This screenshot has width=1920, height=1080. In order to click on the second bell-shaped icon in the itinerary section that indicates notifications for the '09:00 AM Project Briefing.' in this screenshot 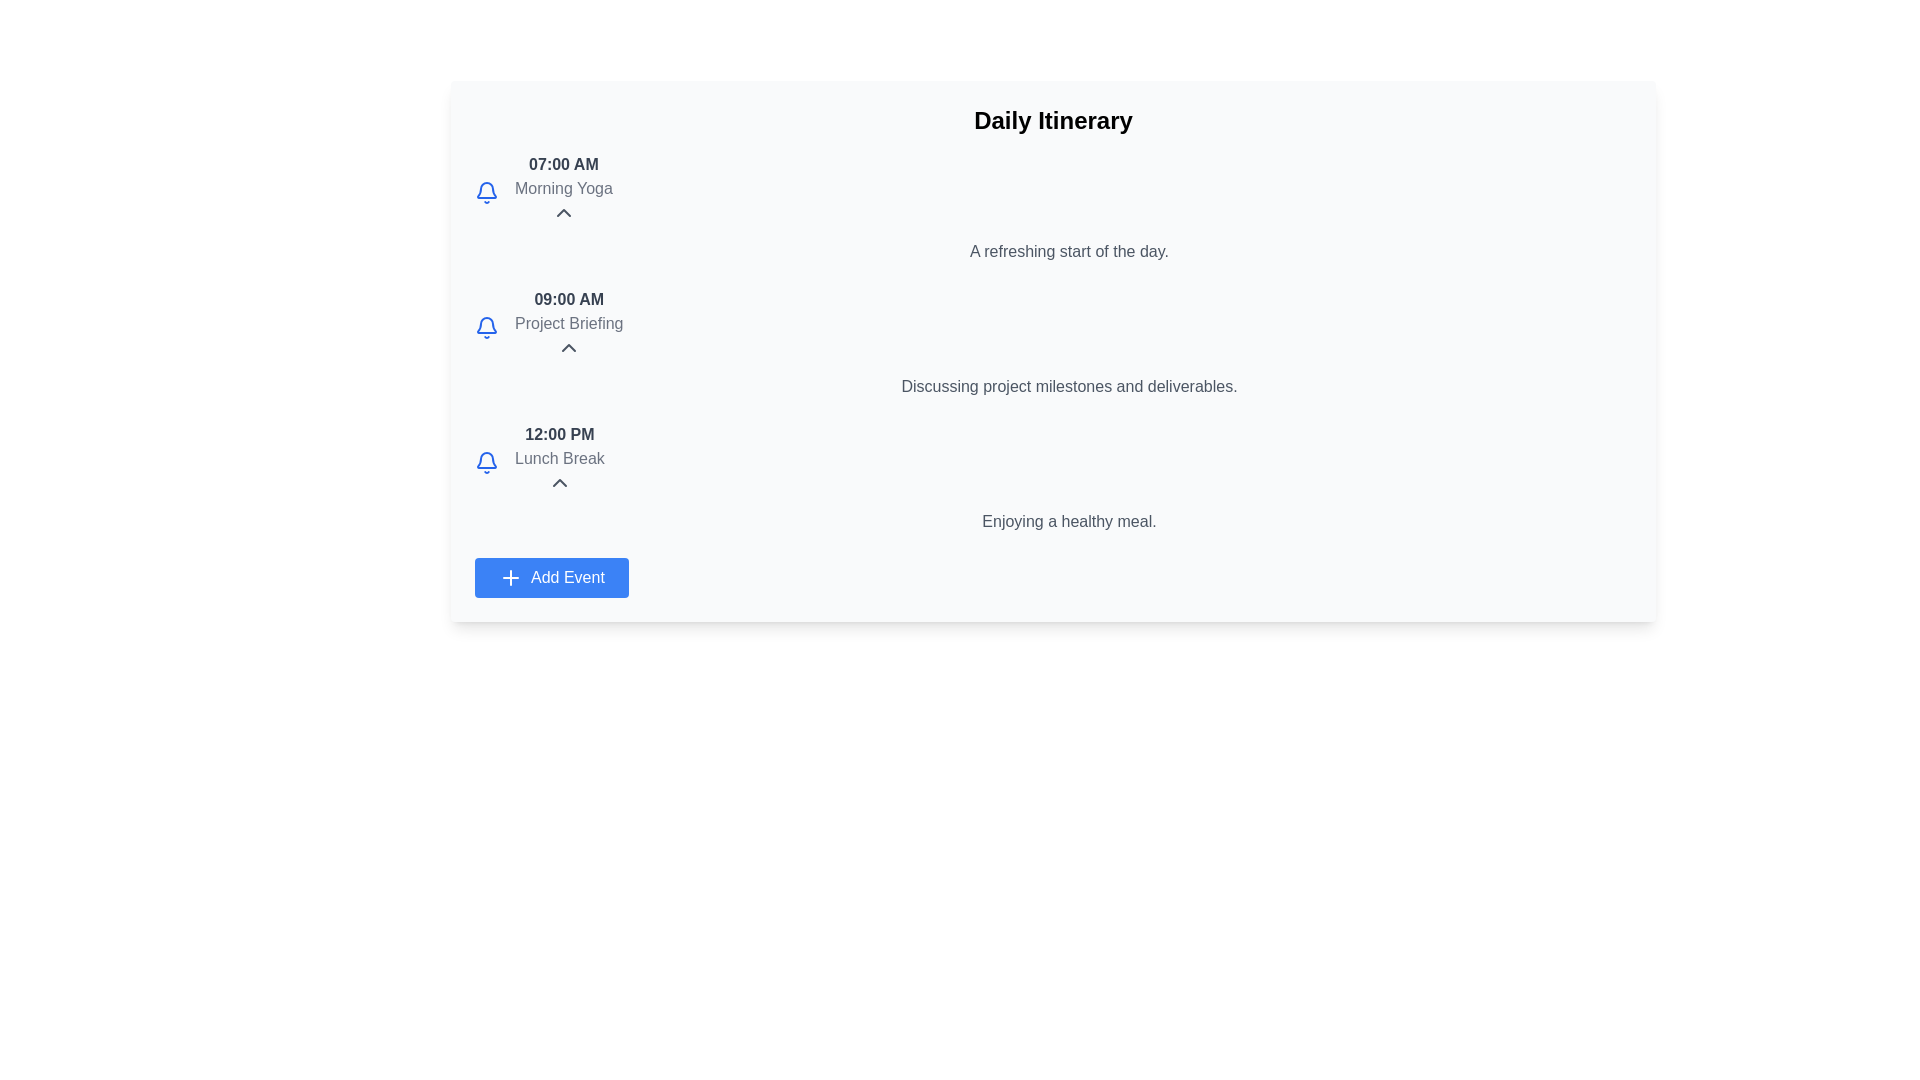, I will do `click(486, 326)`.